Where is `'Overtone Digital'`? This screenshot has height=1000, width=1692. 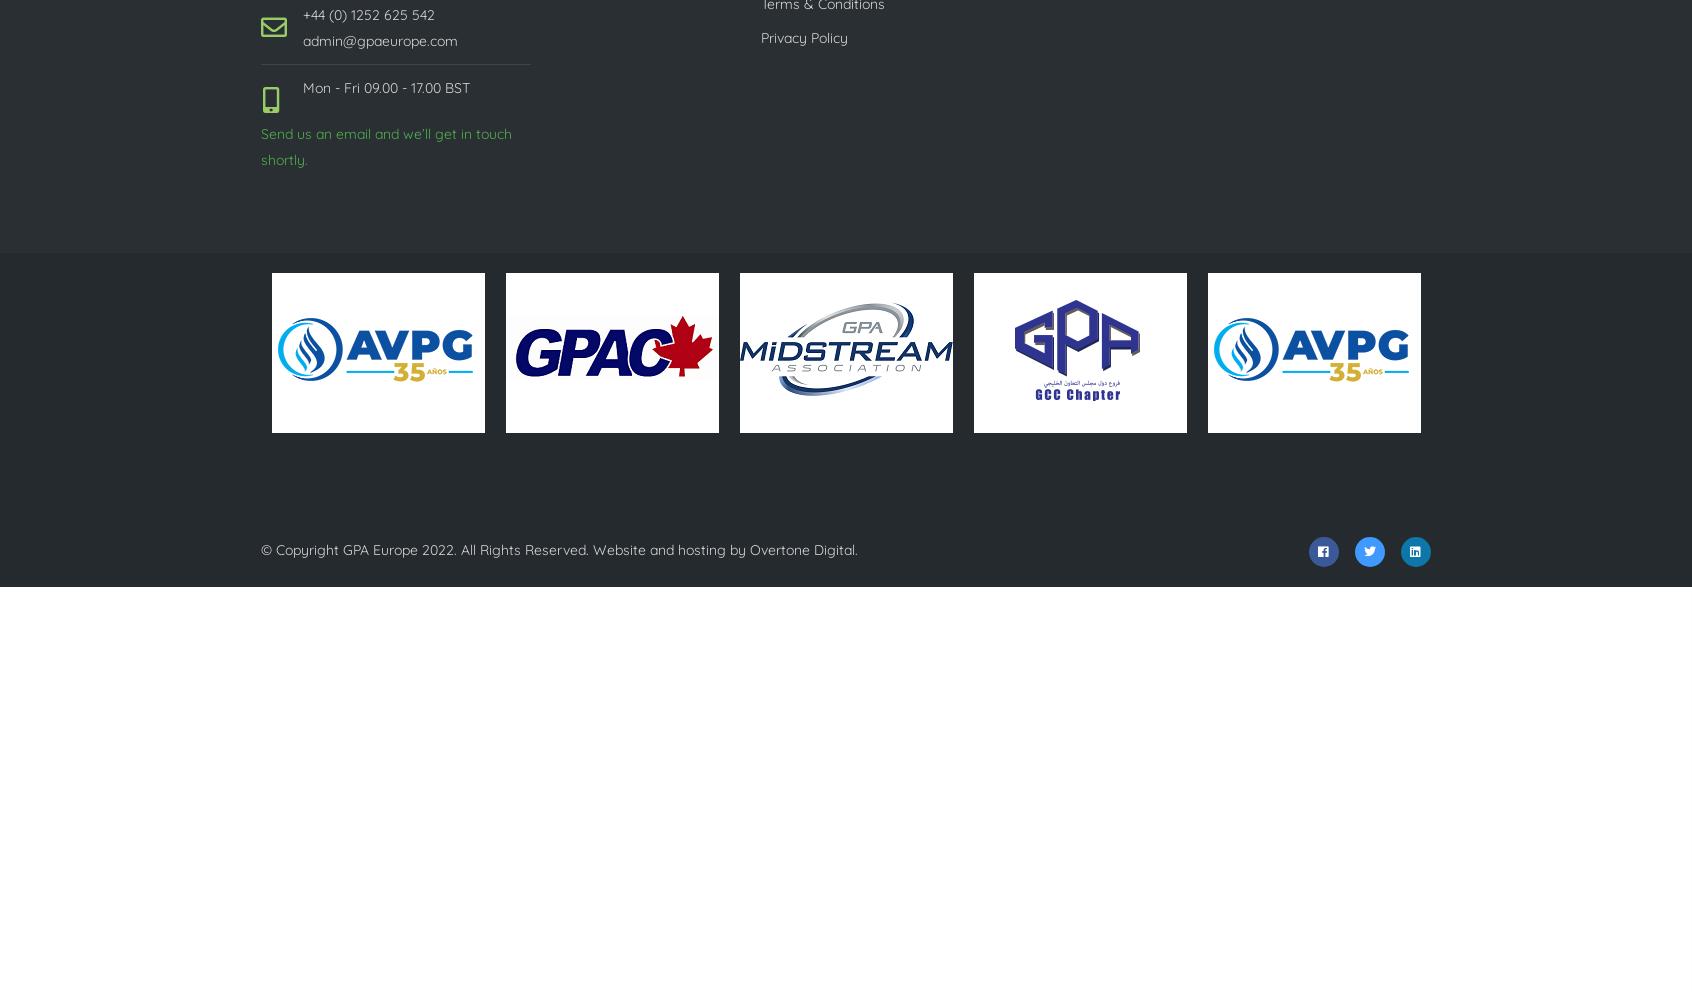 'Overtone Digital' is located at coordinates (802, 549).